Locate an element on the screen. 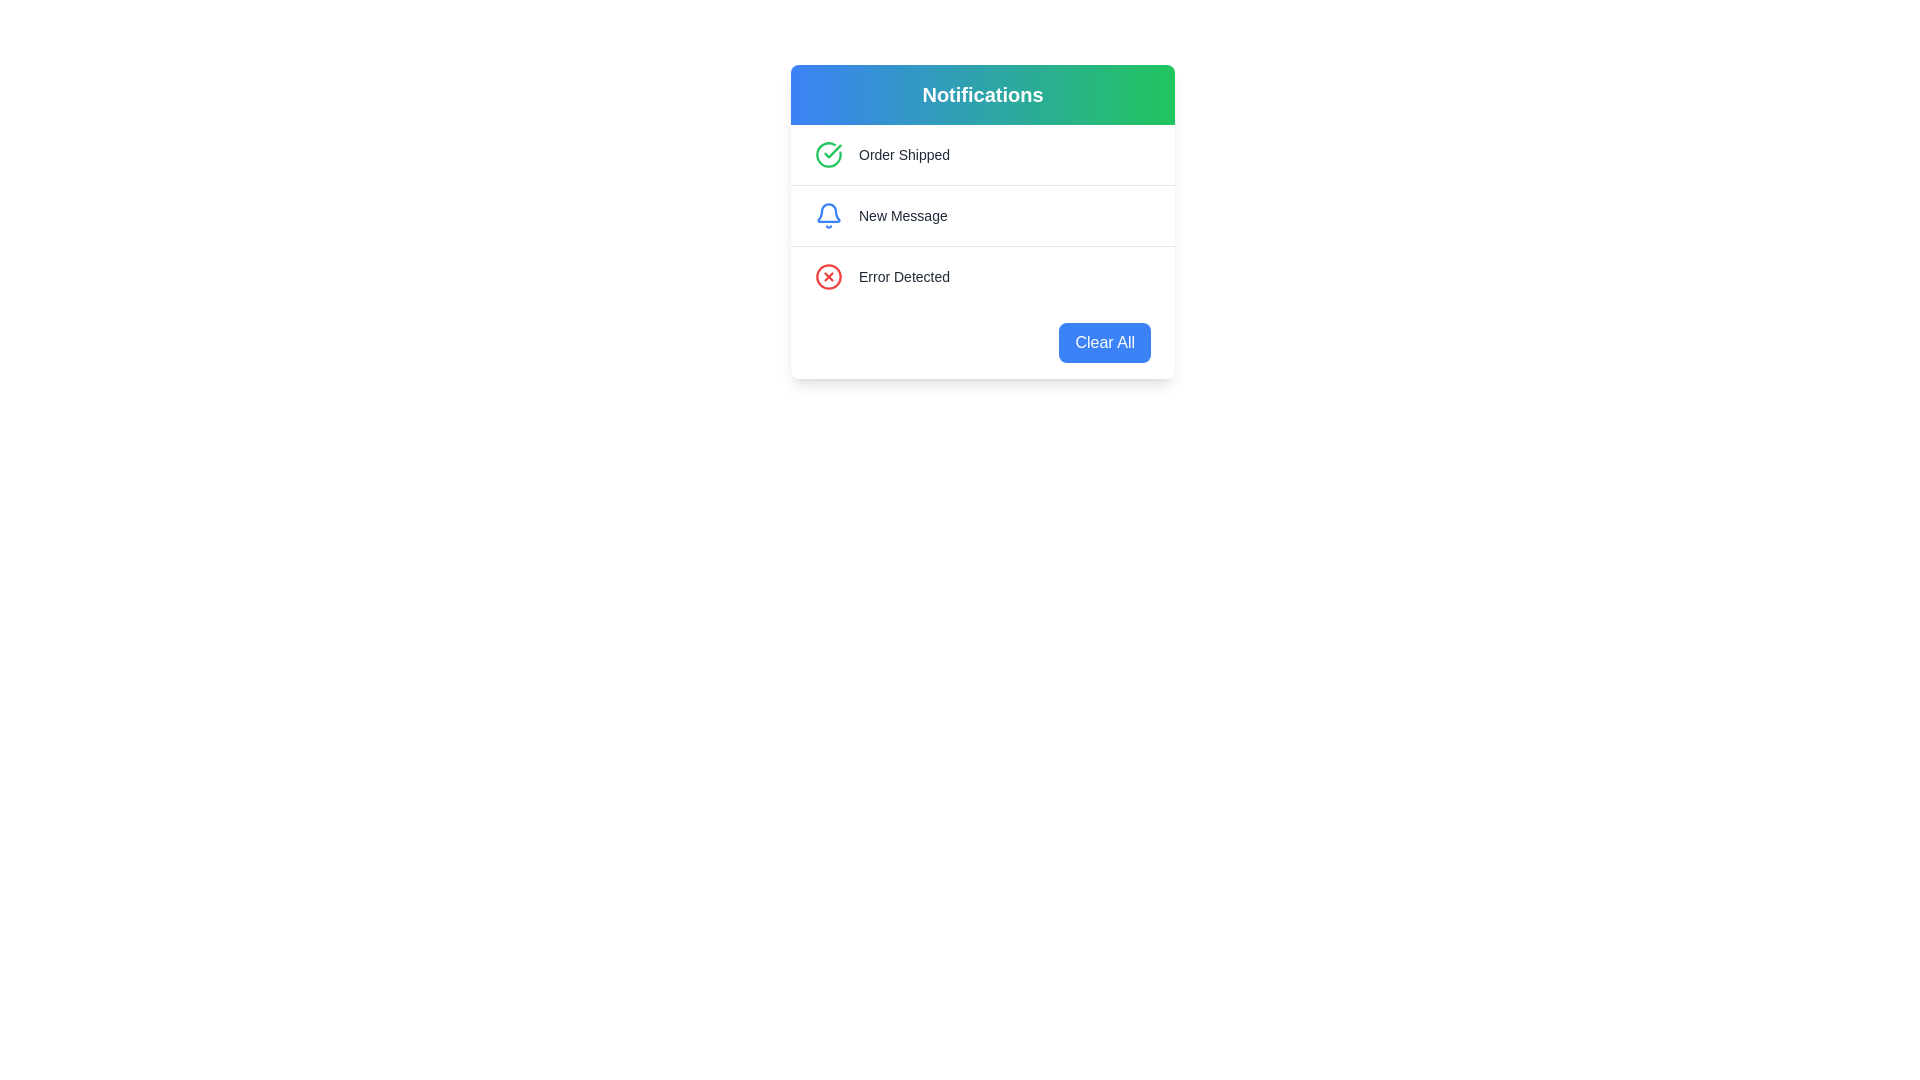 The height and width of the screenshot is (1080, 1920). the clear notifications button located at the lower-right corner of the notification panel is located at coordinates (1104, 342).